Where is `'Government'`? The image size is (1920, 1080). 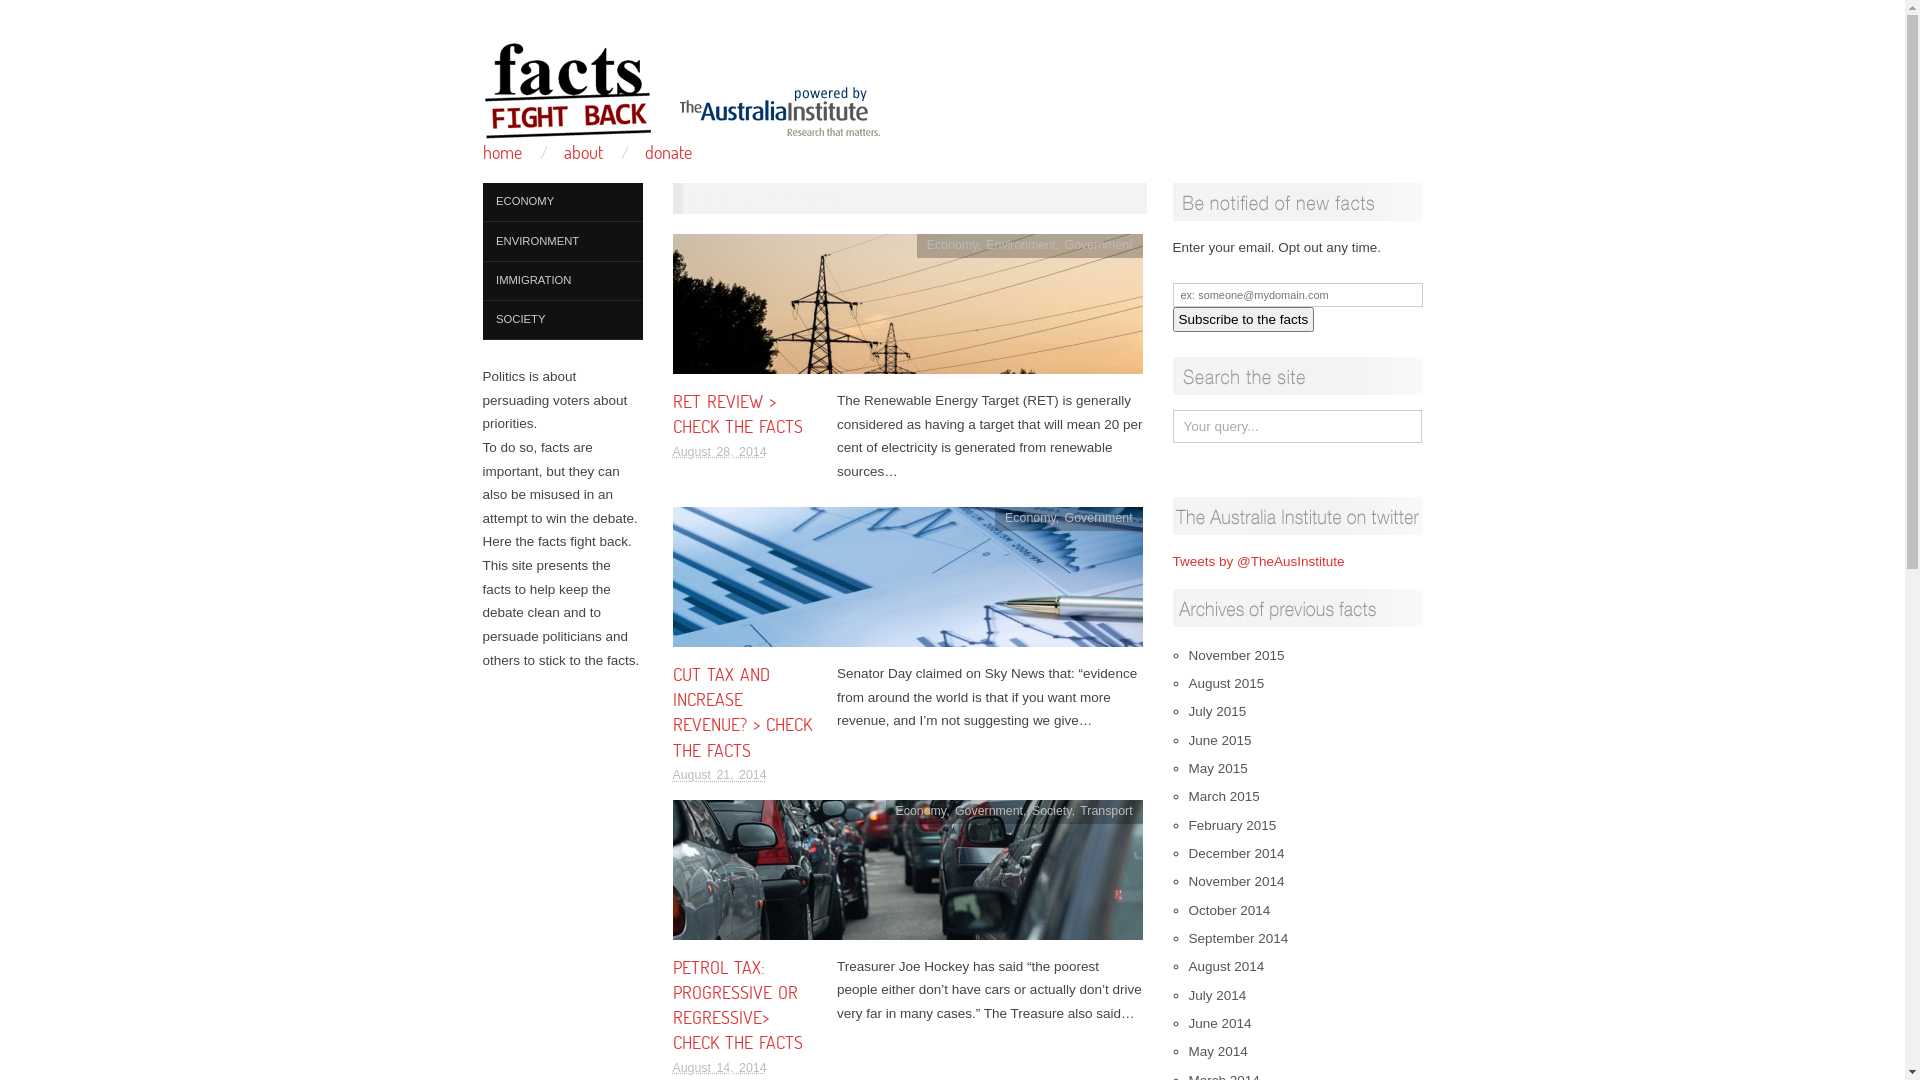
'Government' is located at coordinates (1098, 244).